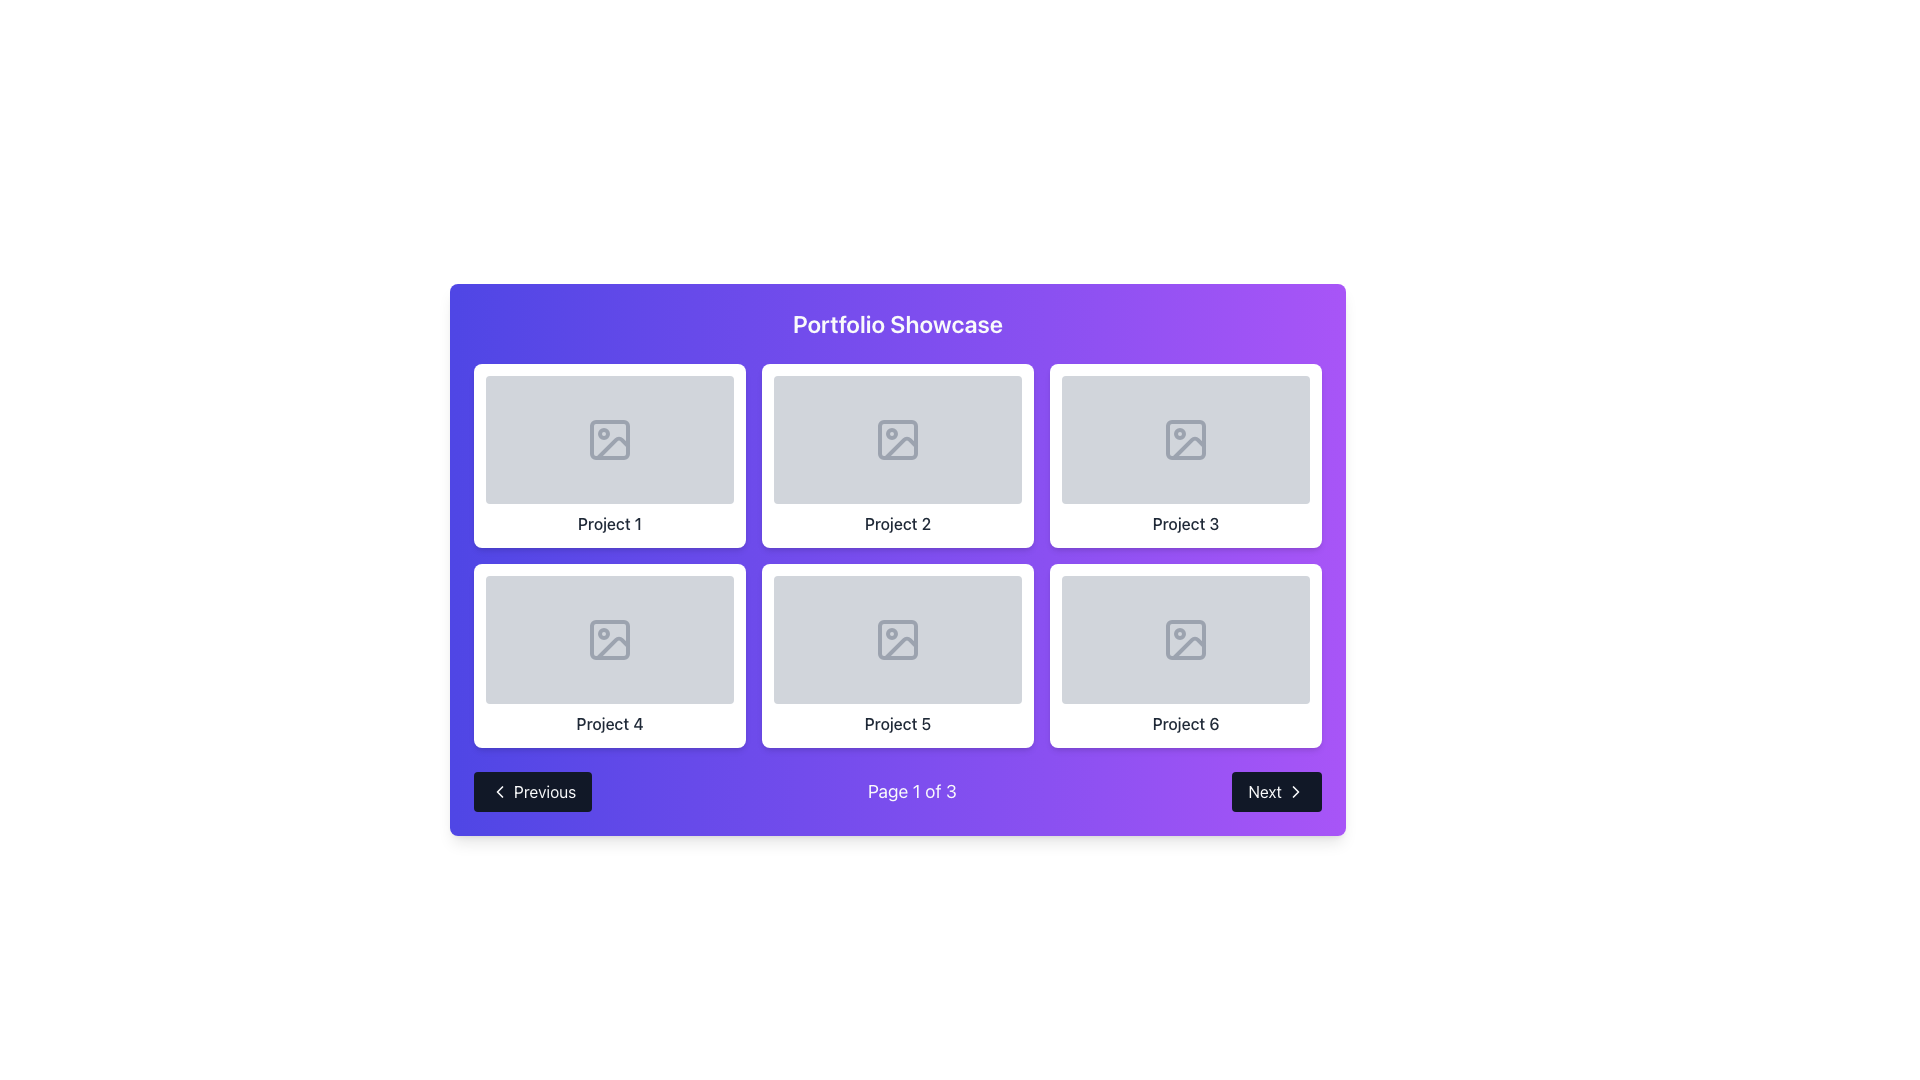 This screenshot has height=1080, width=1920. I want to click on the 'Project 5' card in the second row, second column of the 3x2 grid layout within the 'Portfolio Showcase', so click(896, 655).